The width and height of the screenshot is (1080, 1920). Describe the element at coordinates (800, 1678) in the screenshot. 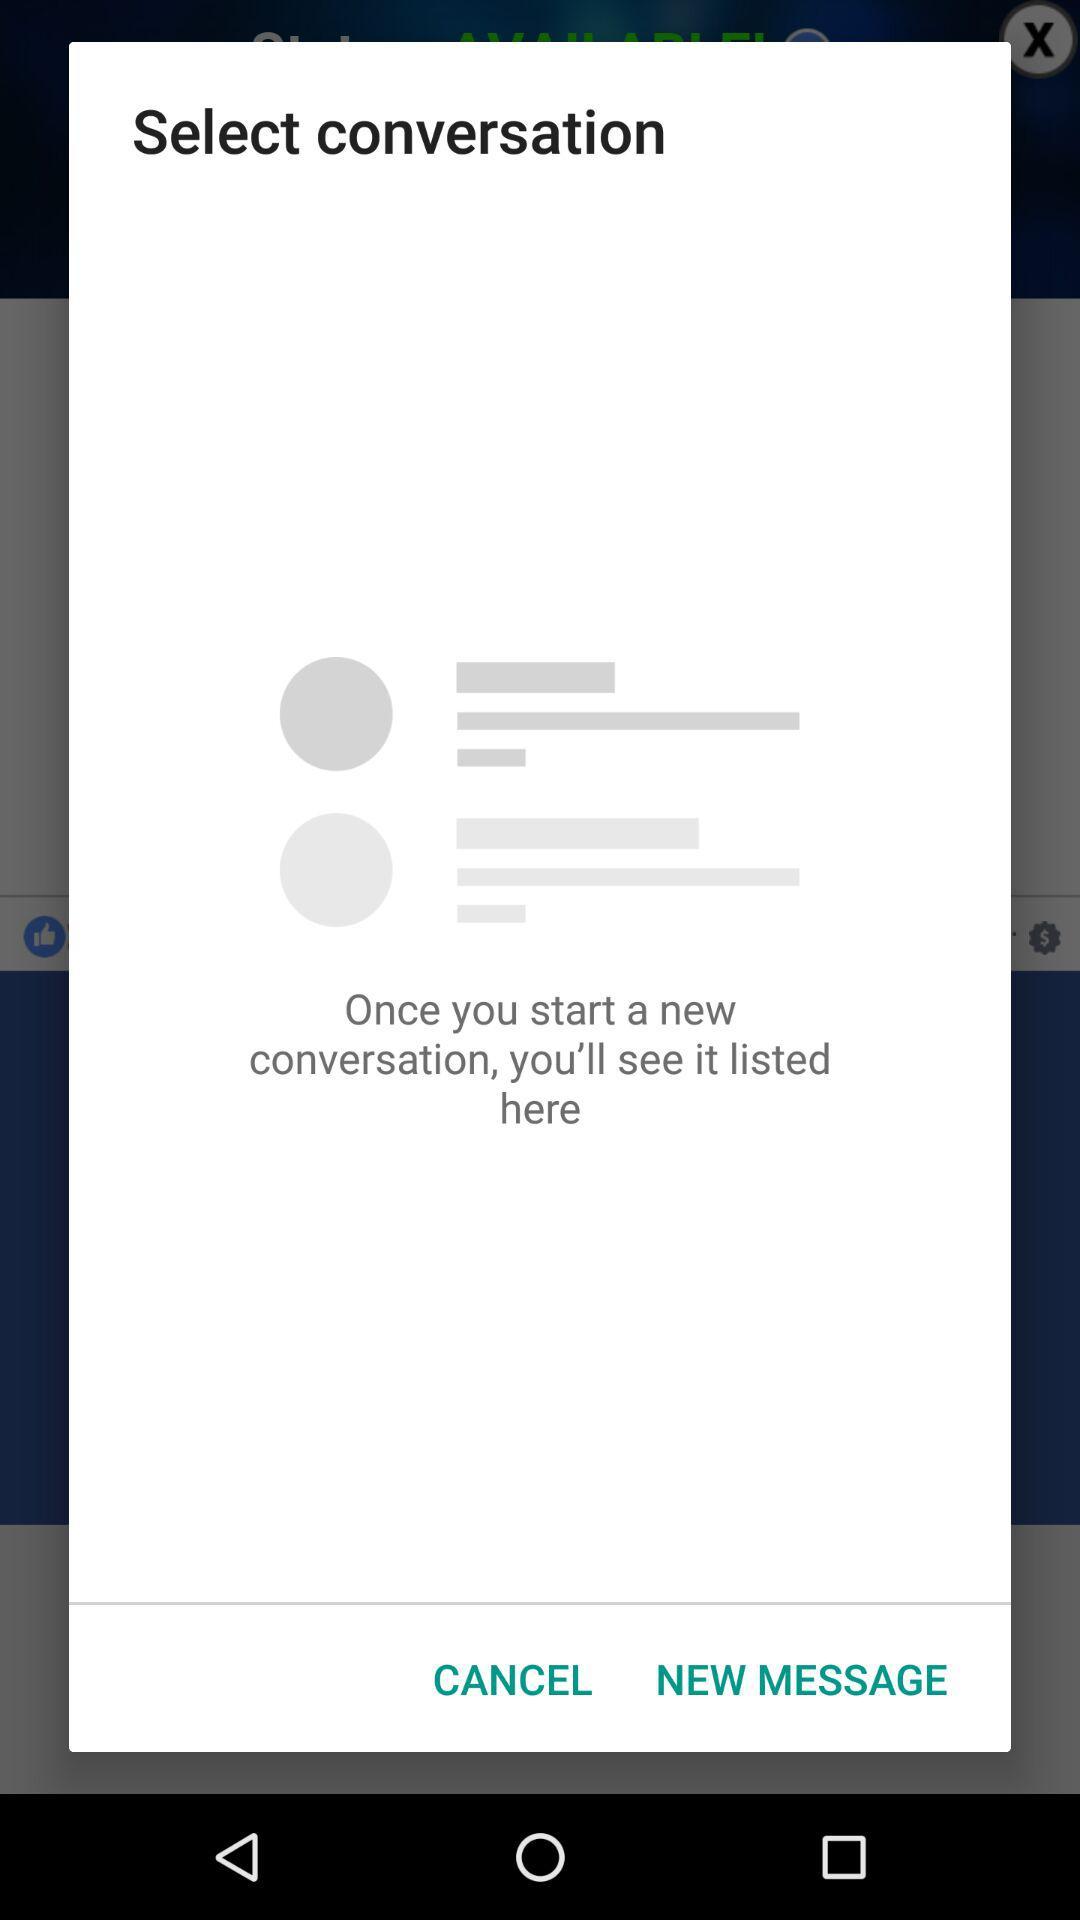

I see `the button at the bottom right corner` at that location.